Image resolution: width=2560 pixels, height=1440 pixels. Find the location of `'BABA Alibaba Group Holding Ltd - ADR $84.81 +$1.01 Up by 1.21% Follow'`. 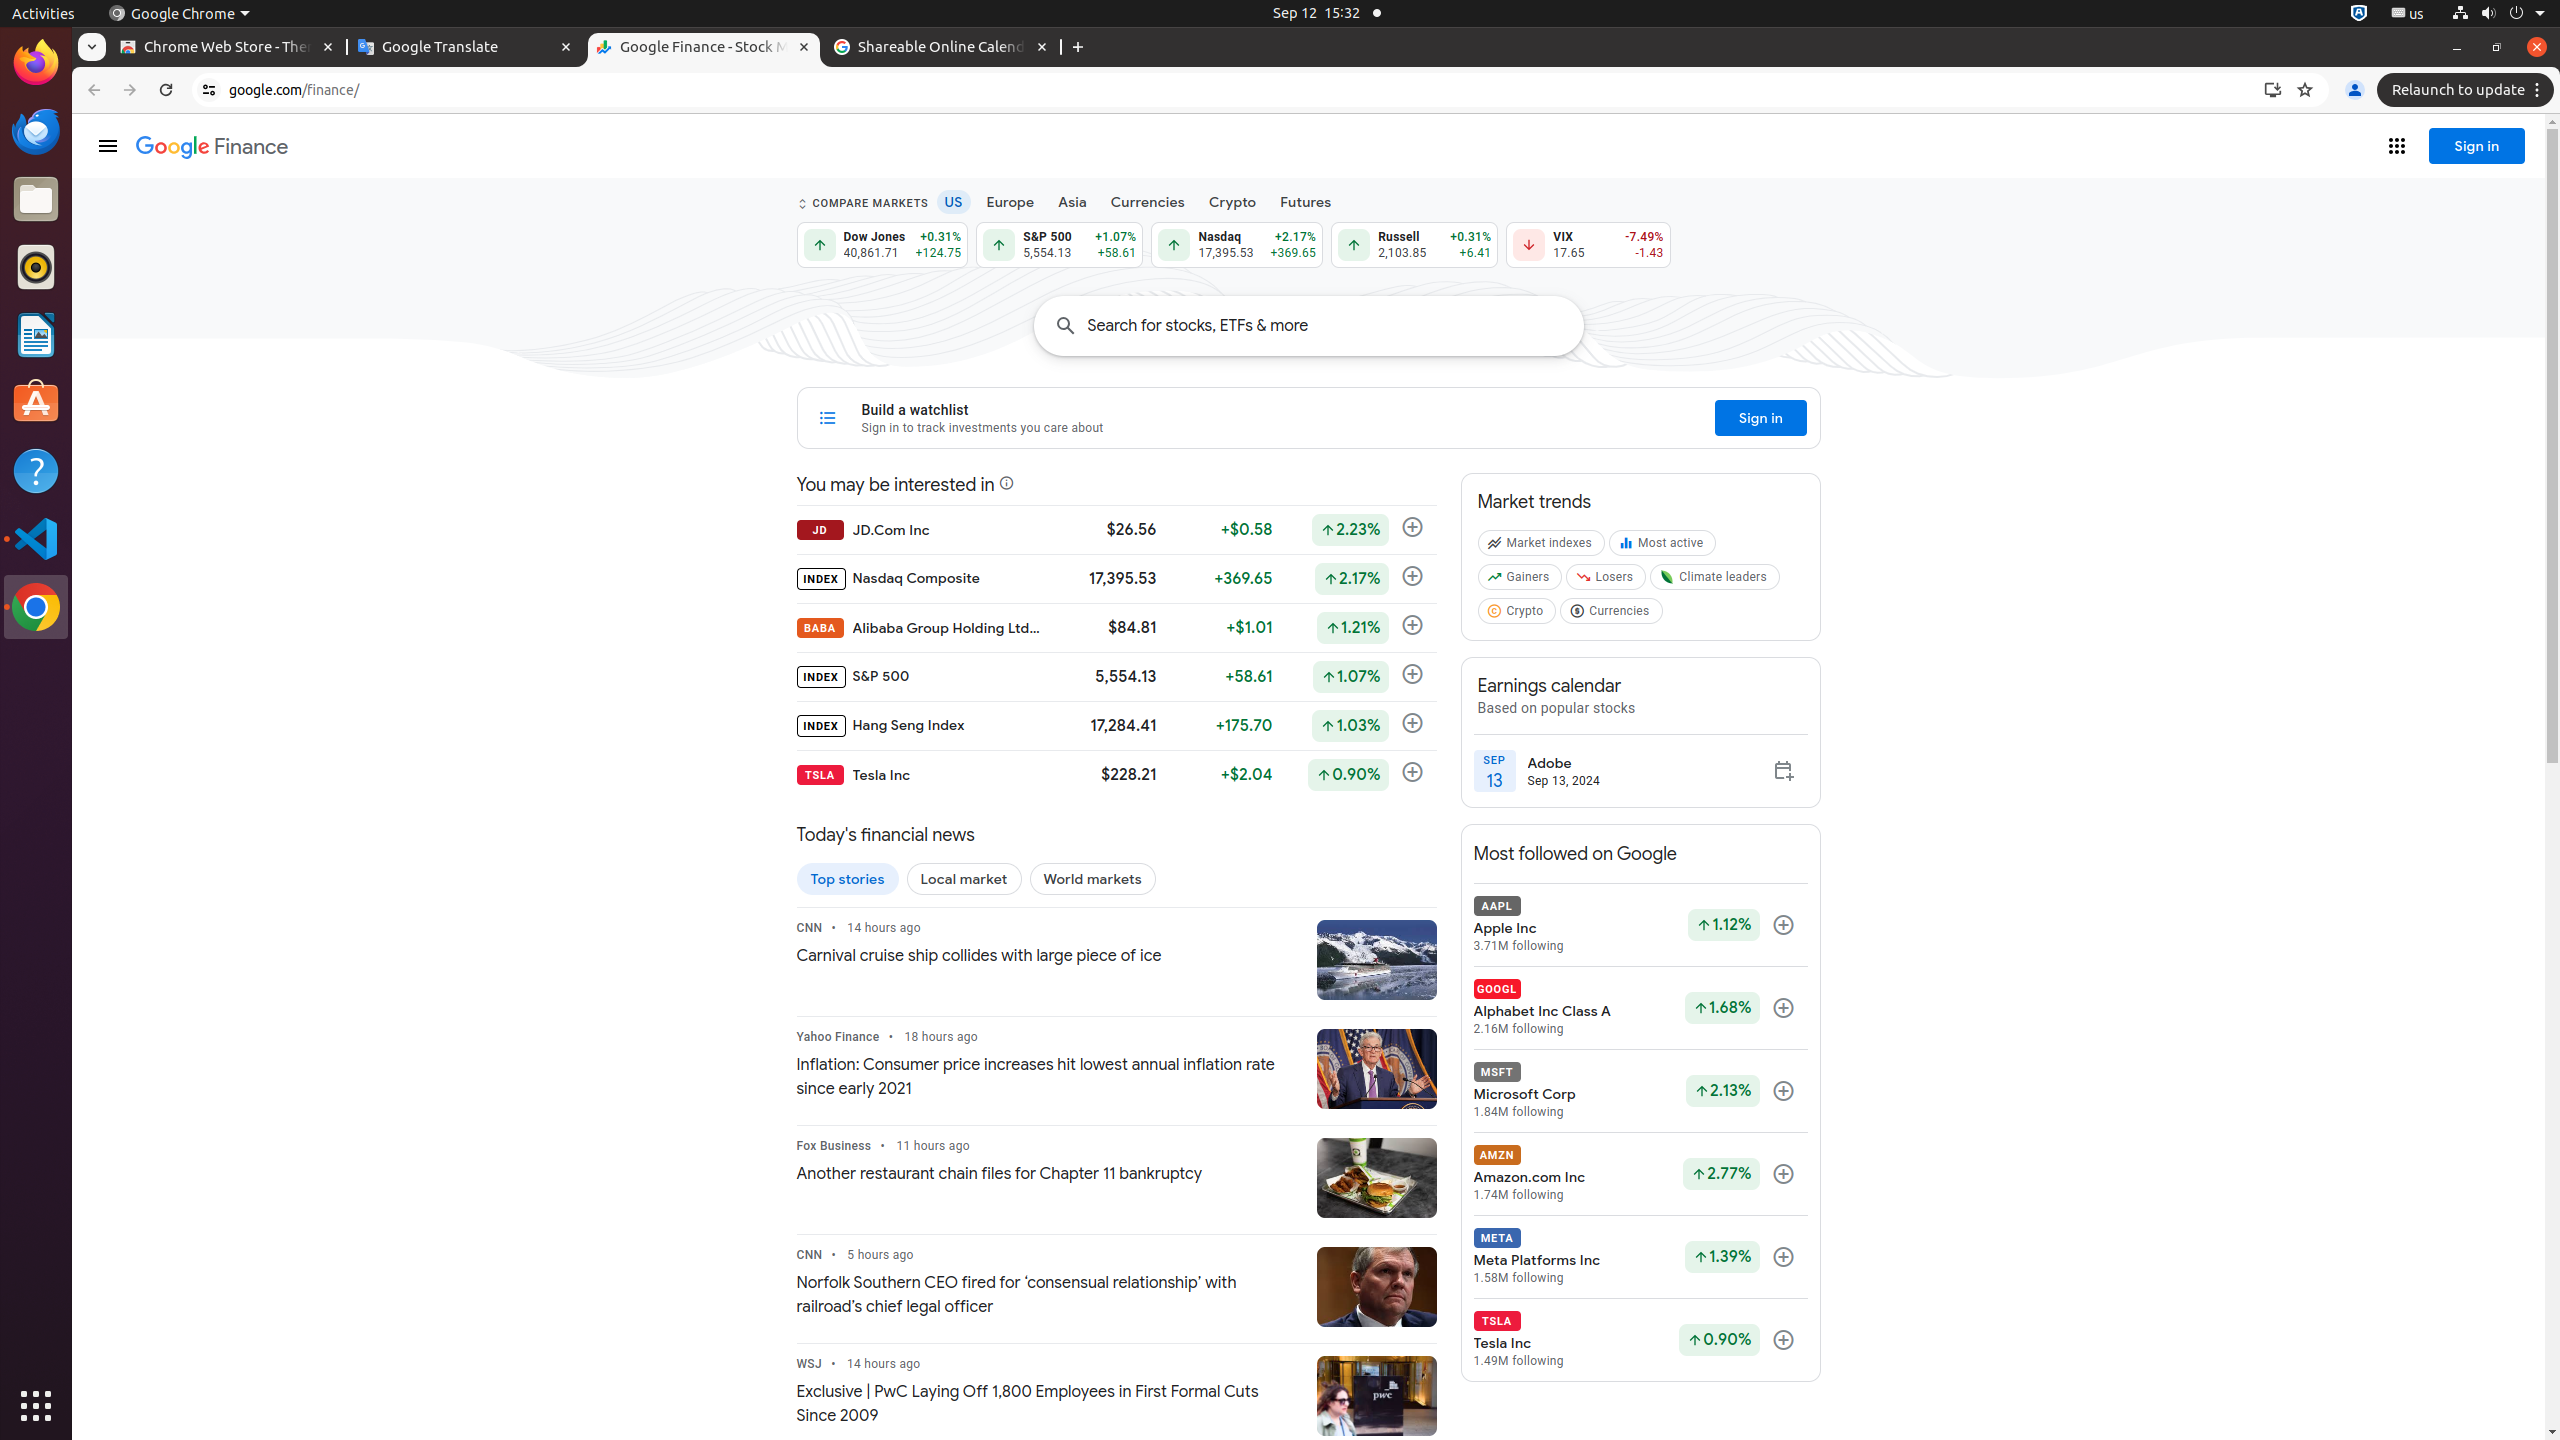

'BABA Alibaba Group Holding Ltd - ADR $84.81 +$1.01 Up by 1.21% Follow' is located at coordinates (1116, 627).